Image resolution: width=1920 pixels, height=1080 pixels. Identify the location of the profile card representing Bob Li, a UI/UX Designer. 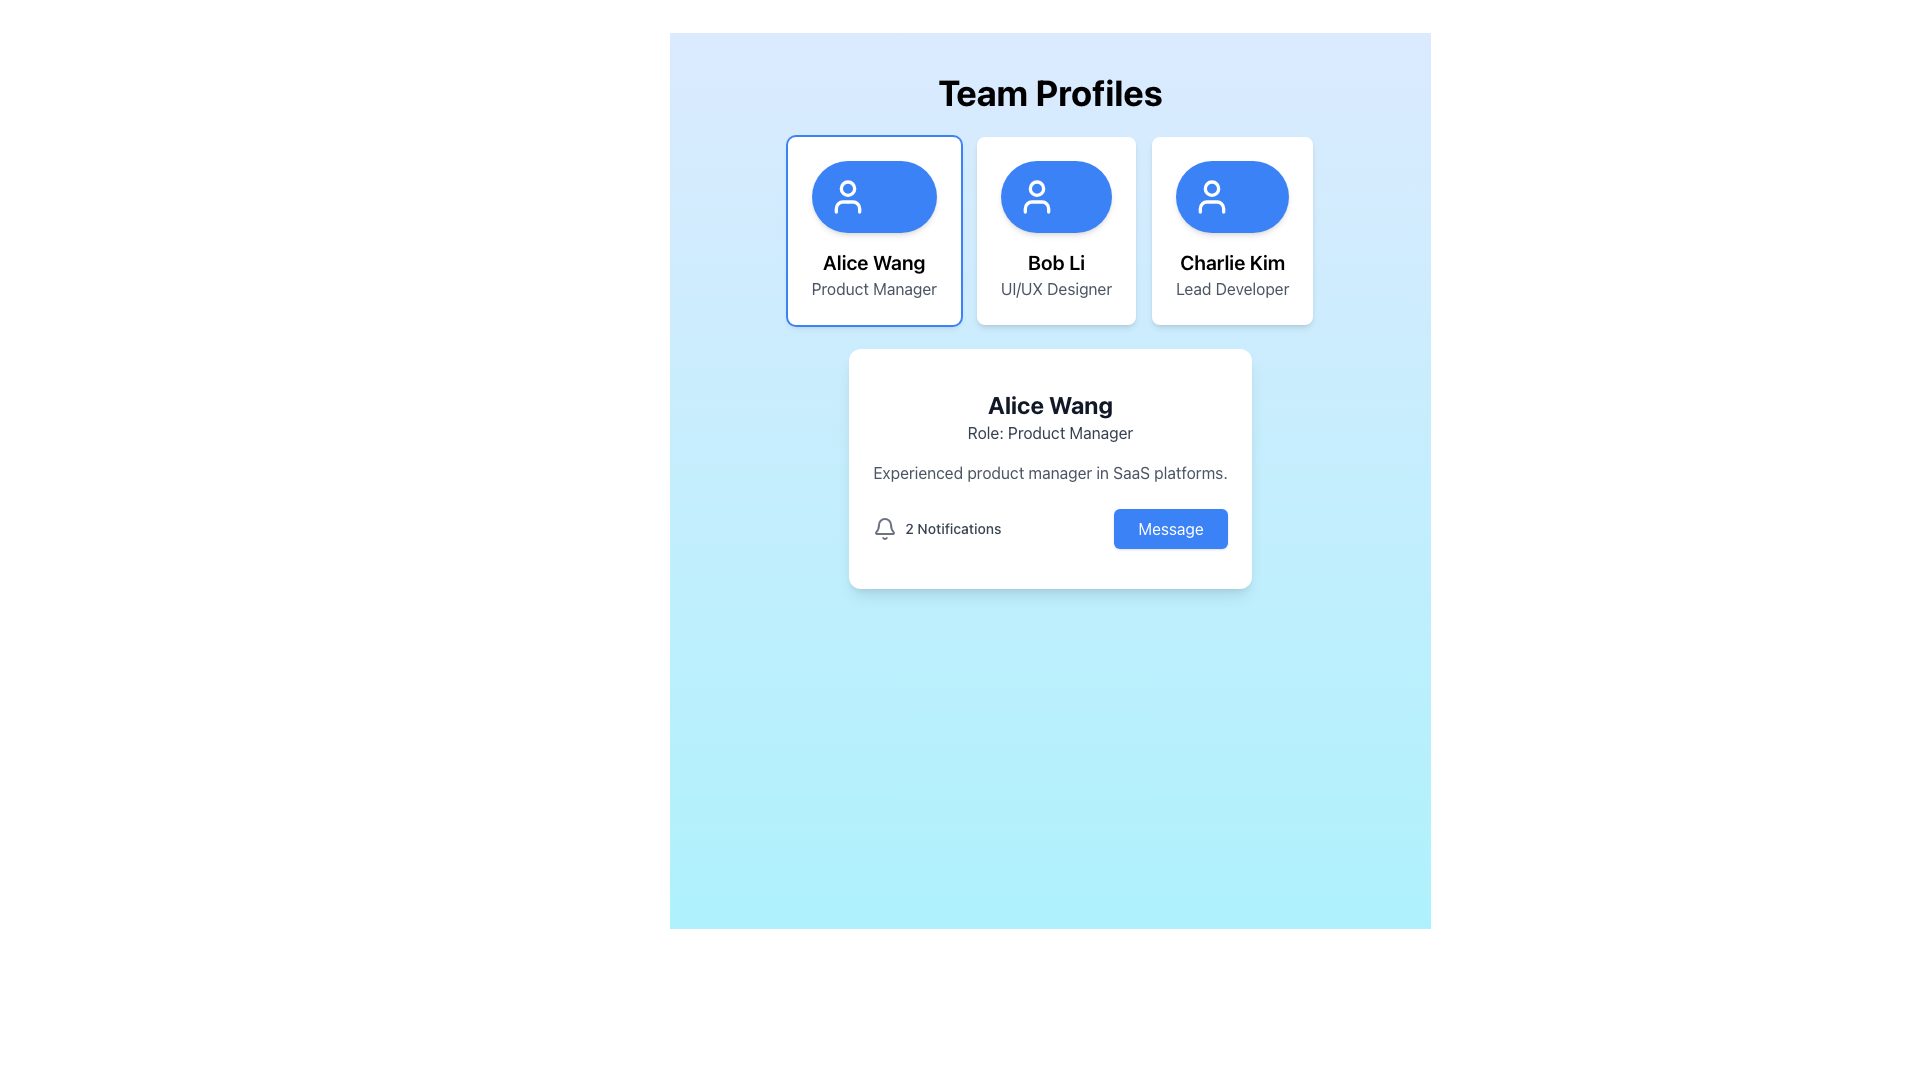
(1055, 230).